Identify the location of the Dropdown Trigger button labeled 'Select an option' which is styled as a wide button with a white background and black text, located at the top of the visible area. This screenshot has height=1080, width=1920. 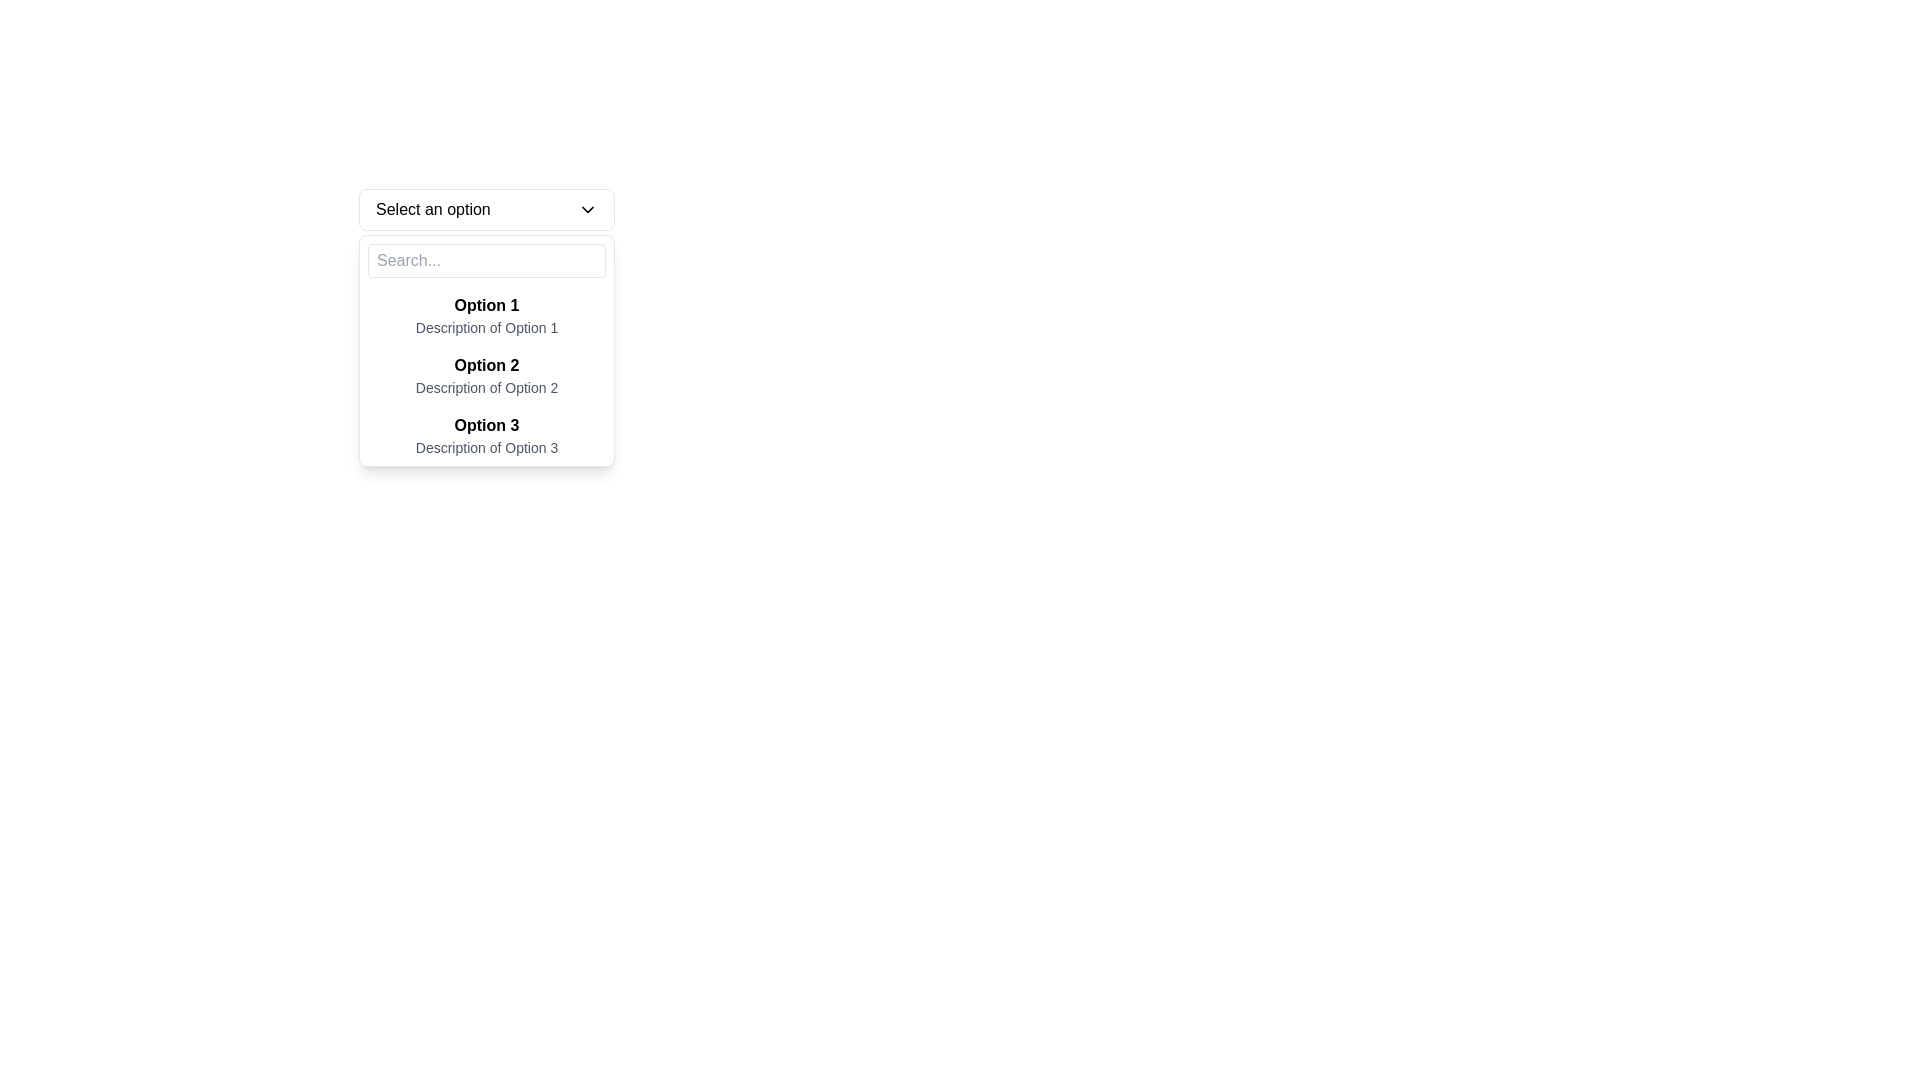
(486, 209).